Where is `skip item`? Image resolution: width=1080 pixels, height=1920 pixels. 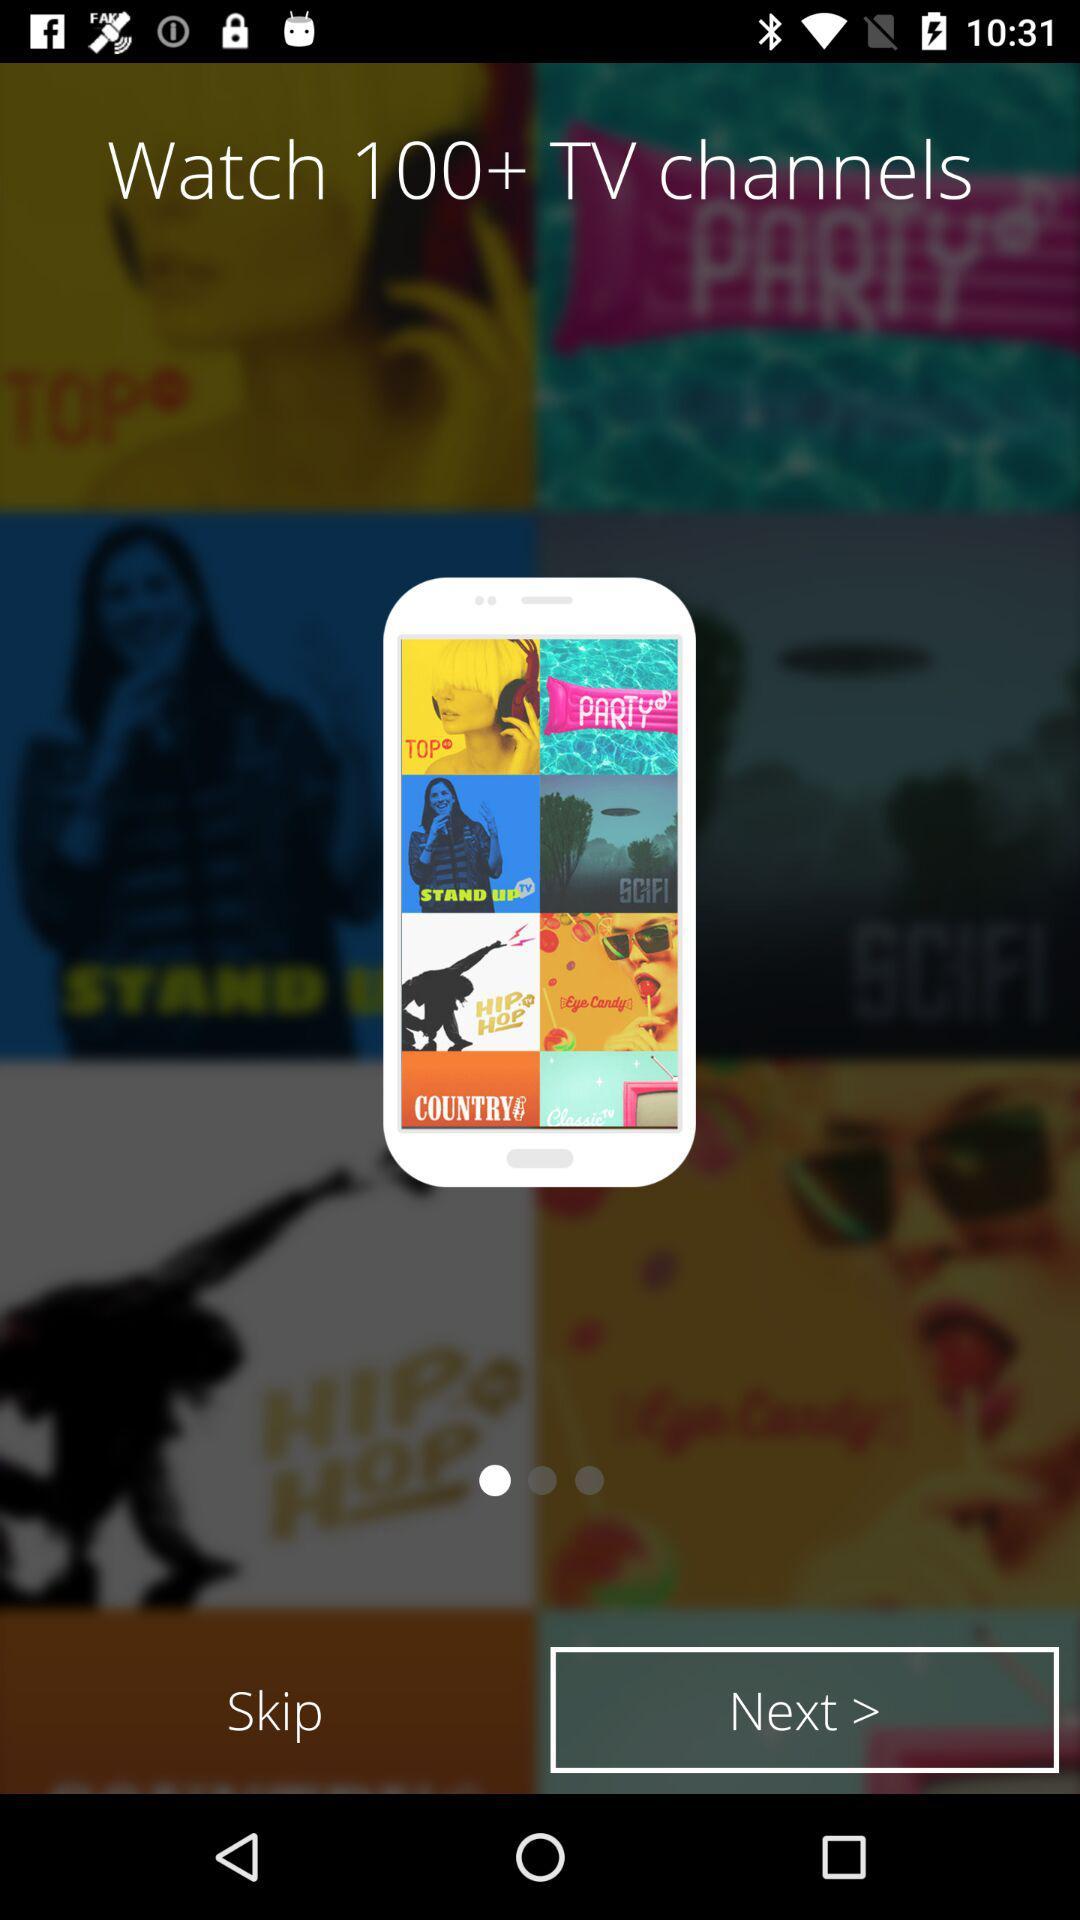 skip item is located at coordinates (275, 1708).